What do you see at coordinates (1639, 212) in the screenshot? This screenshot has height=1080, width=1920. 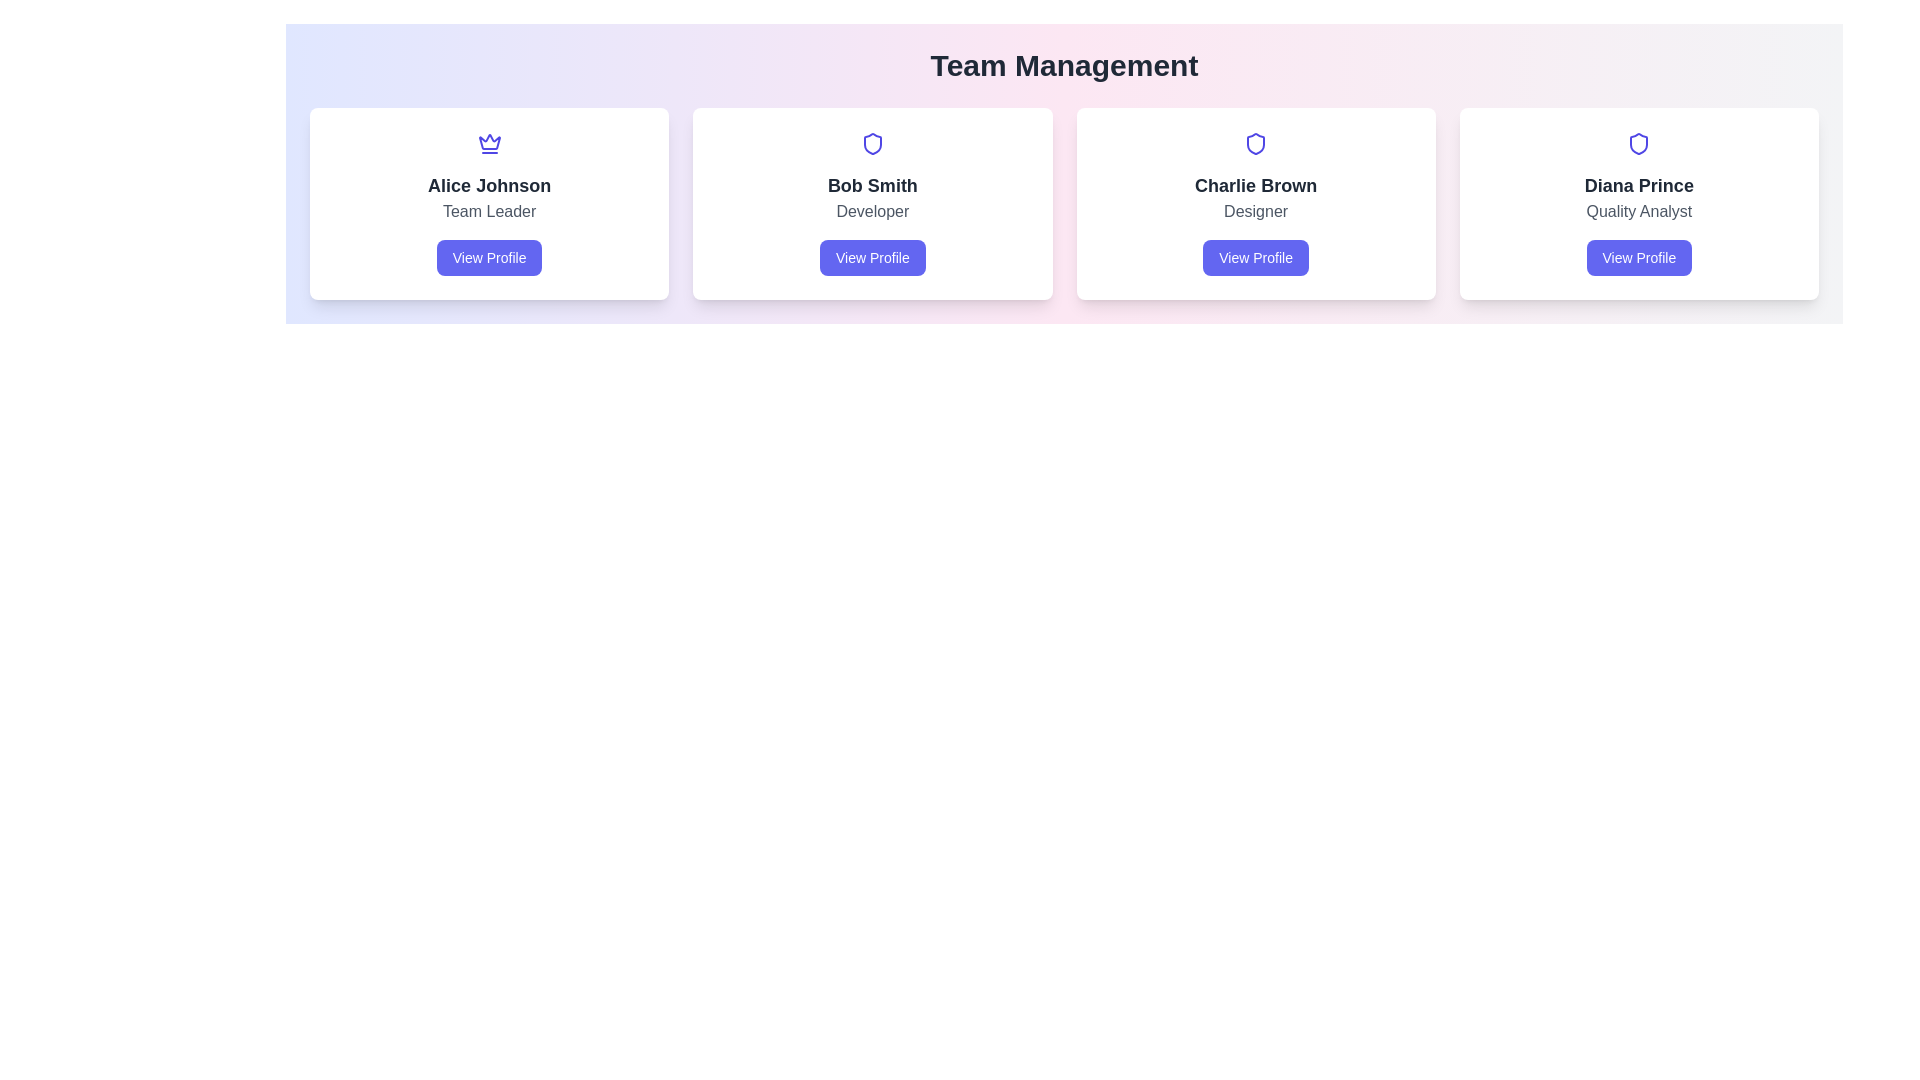 I see `the 'Quality Analyst' text label that provides contextual information about 'Diana Prince', located beneath the name and above the 'View Profile' button` at bounding box center [1639, 212].